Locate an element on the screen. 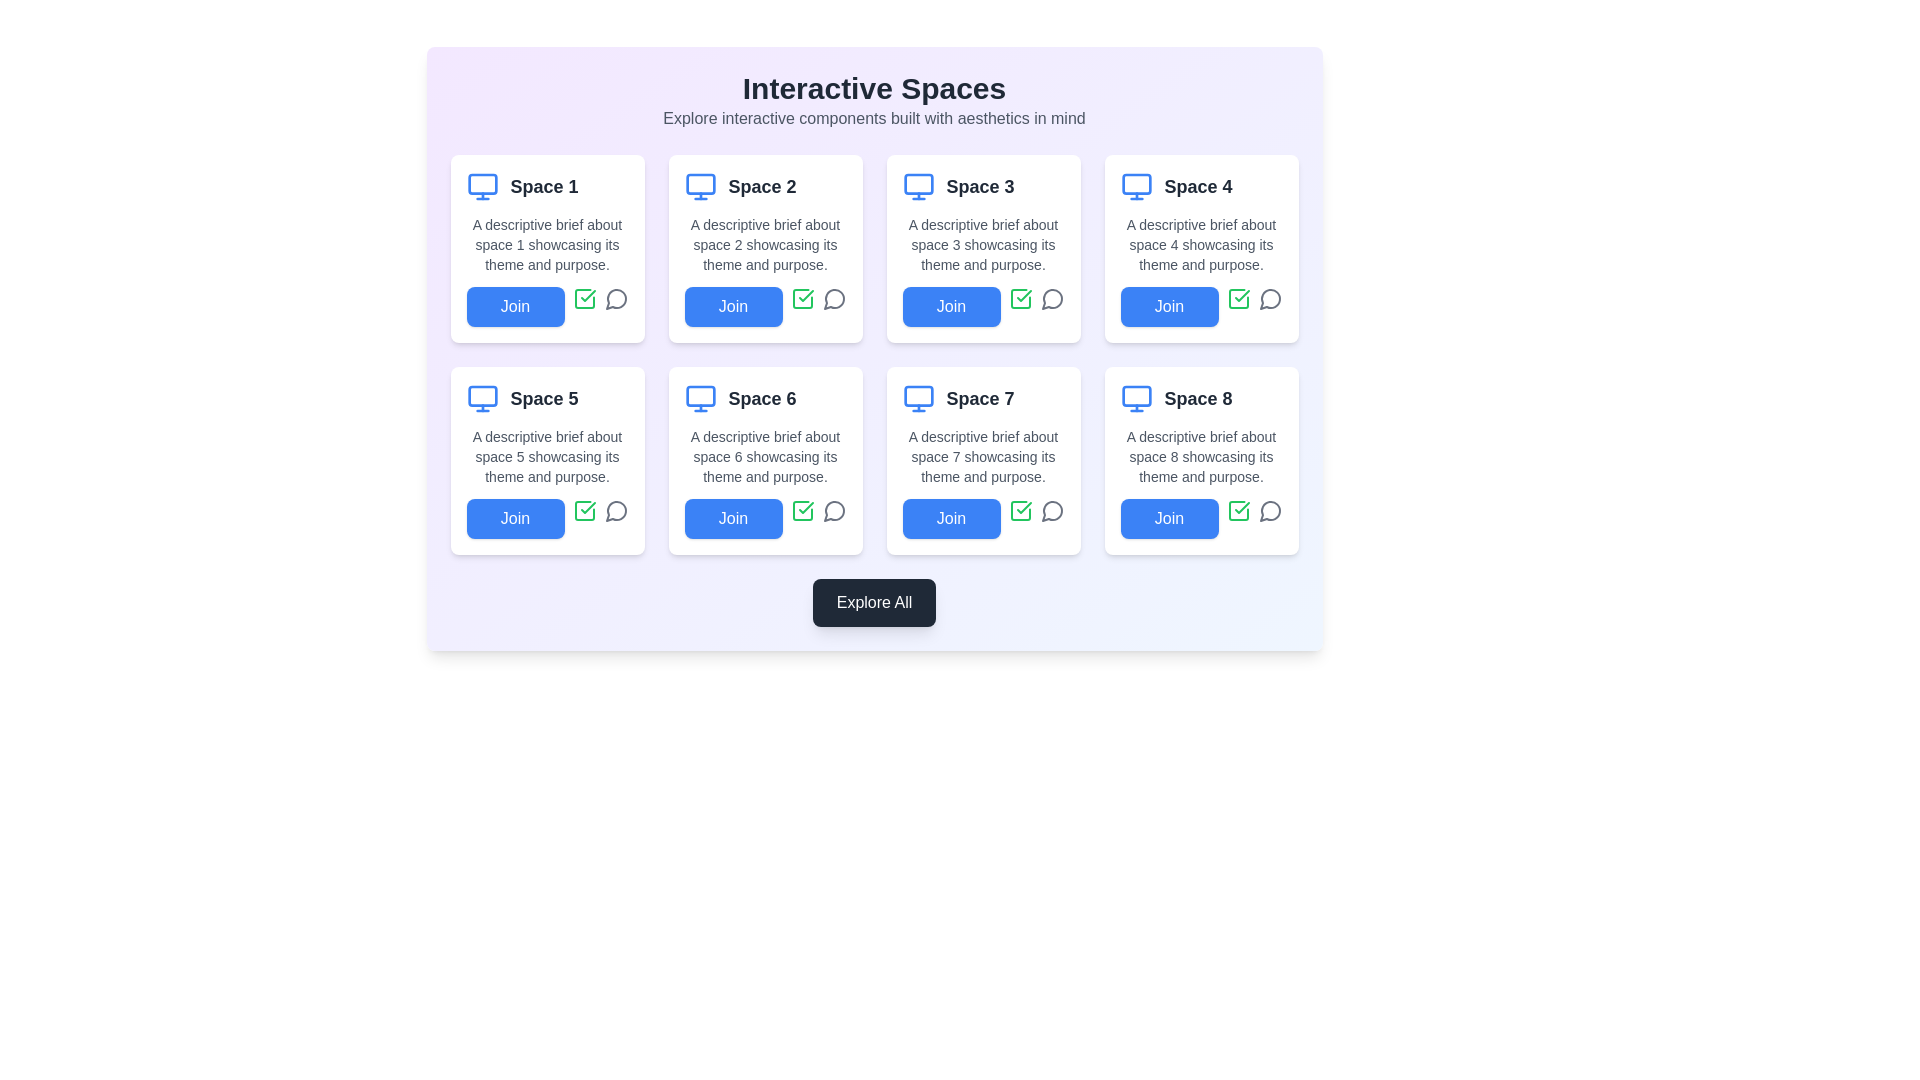  the text of the Label with an icon titled 'Space 1' located in the top-left corner of the first card under the 'Interactive Spaces' section is located at coordinates (547, 186).